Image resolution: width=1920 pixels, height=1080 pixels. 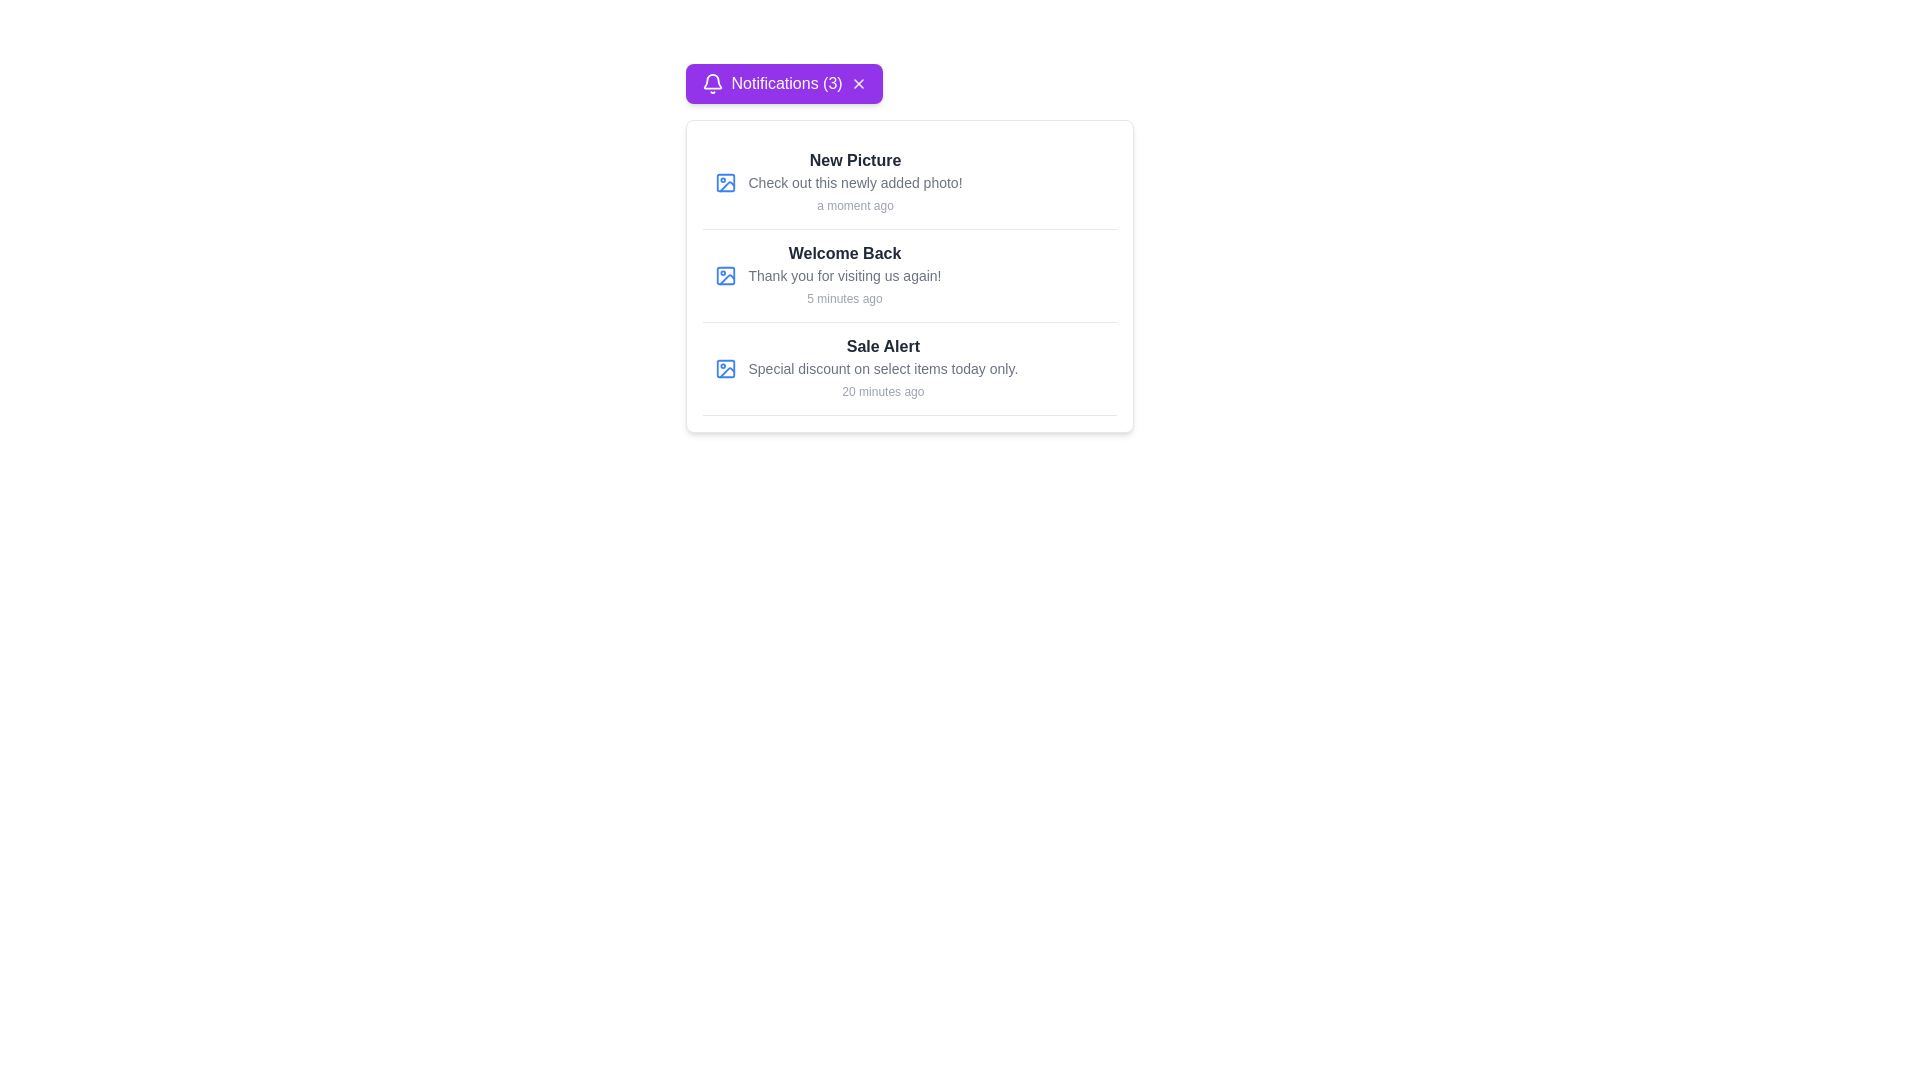 I want to click on the minimalistic cross ('X') icon button located, so click(x=858, y=83).